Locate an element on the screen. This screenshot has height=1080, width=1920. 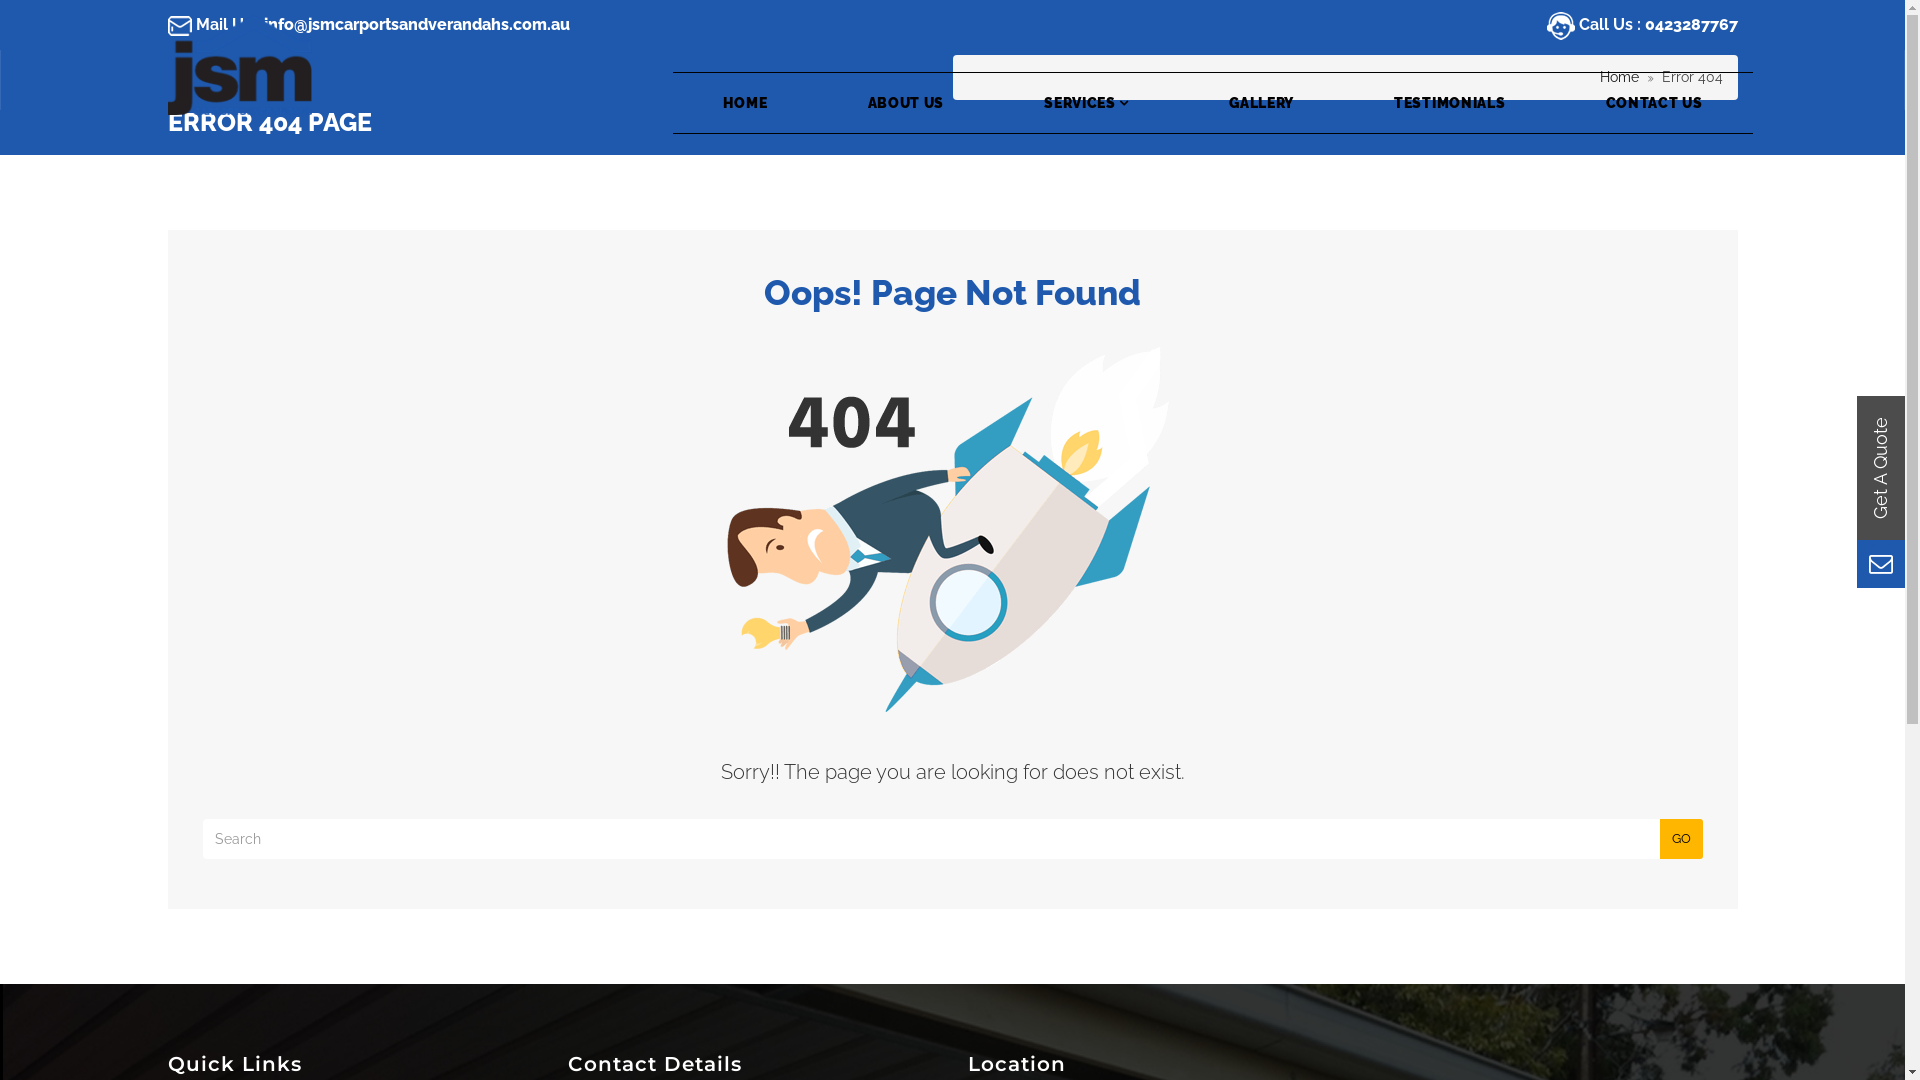
'Home' is located at coordinates (1619, 76).